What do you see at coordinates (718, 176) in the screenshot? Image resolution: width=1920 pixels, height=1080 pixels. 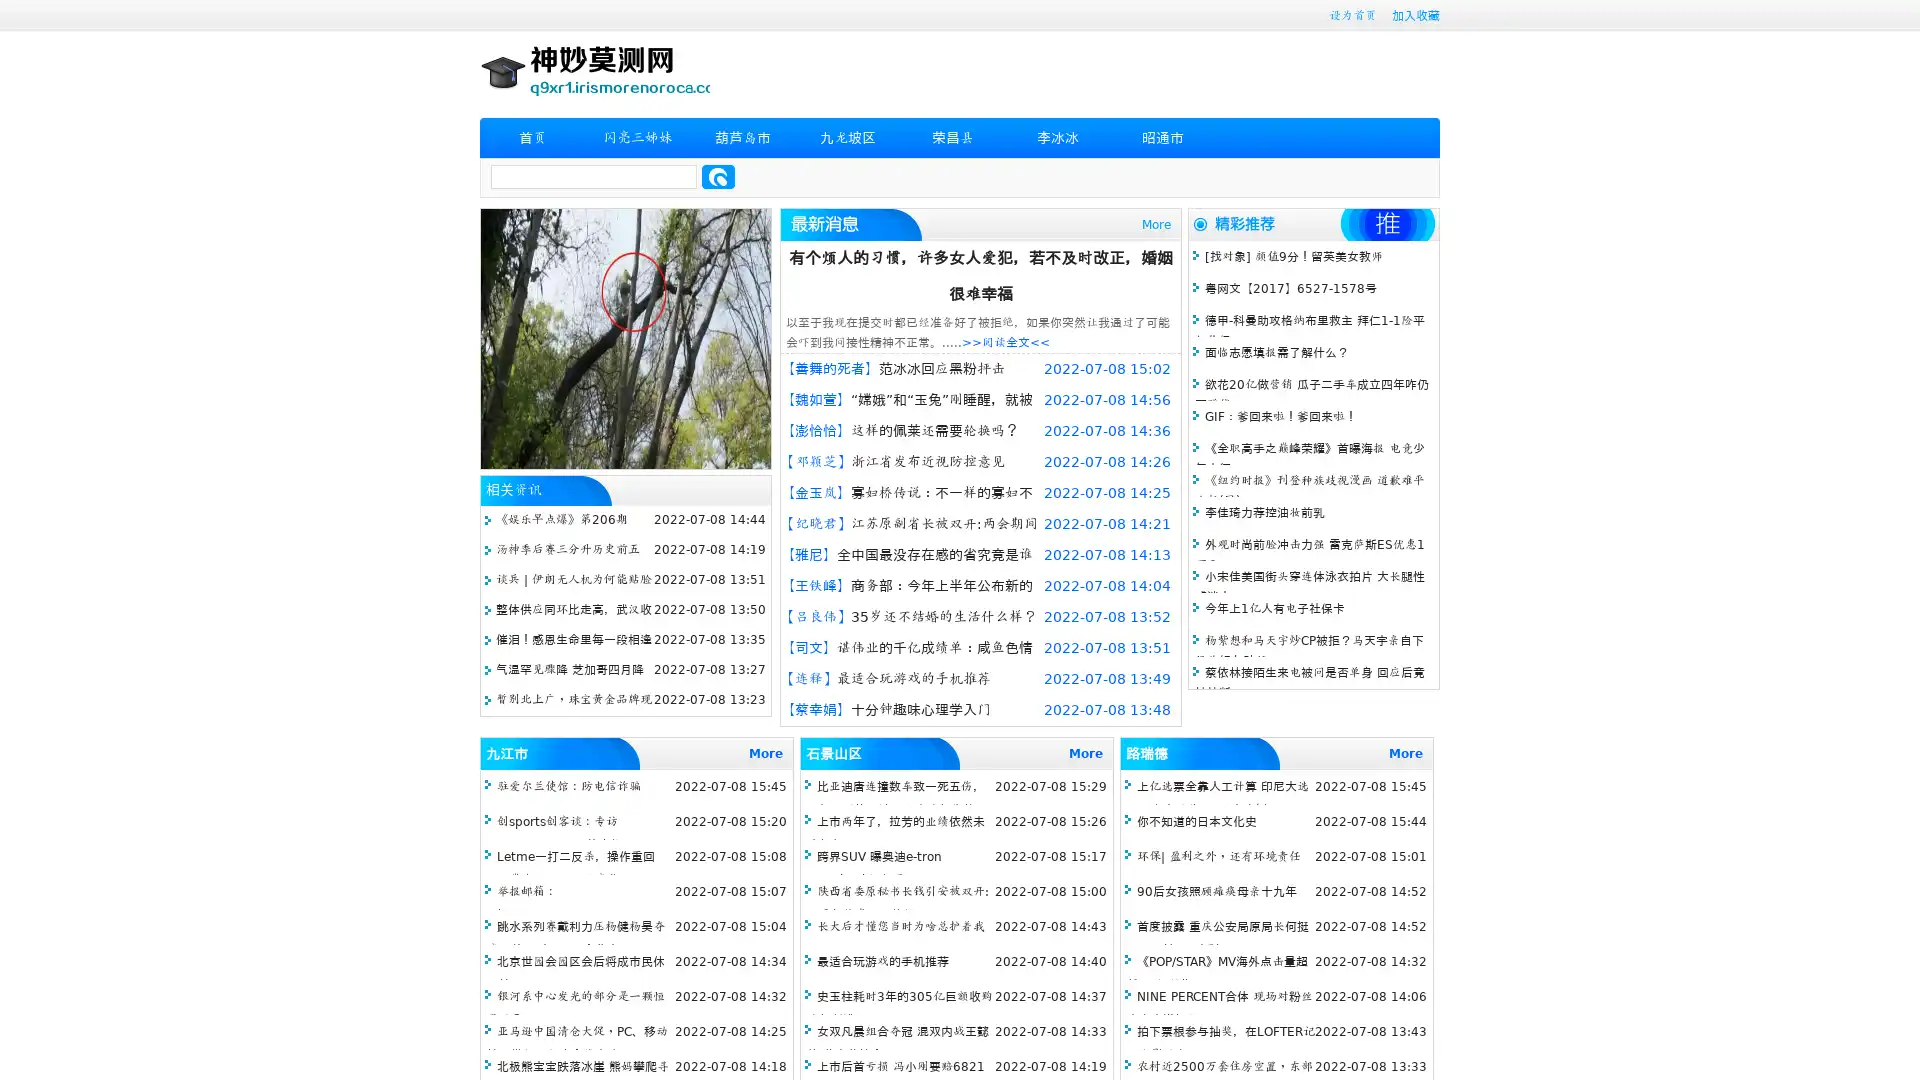 I see `Search` at bounding box center [718, 176].